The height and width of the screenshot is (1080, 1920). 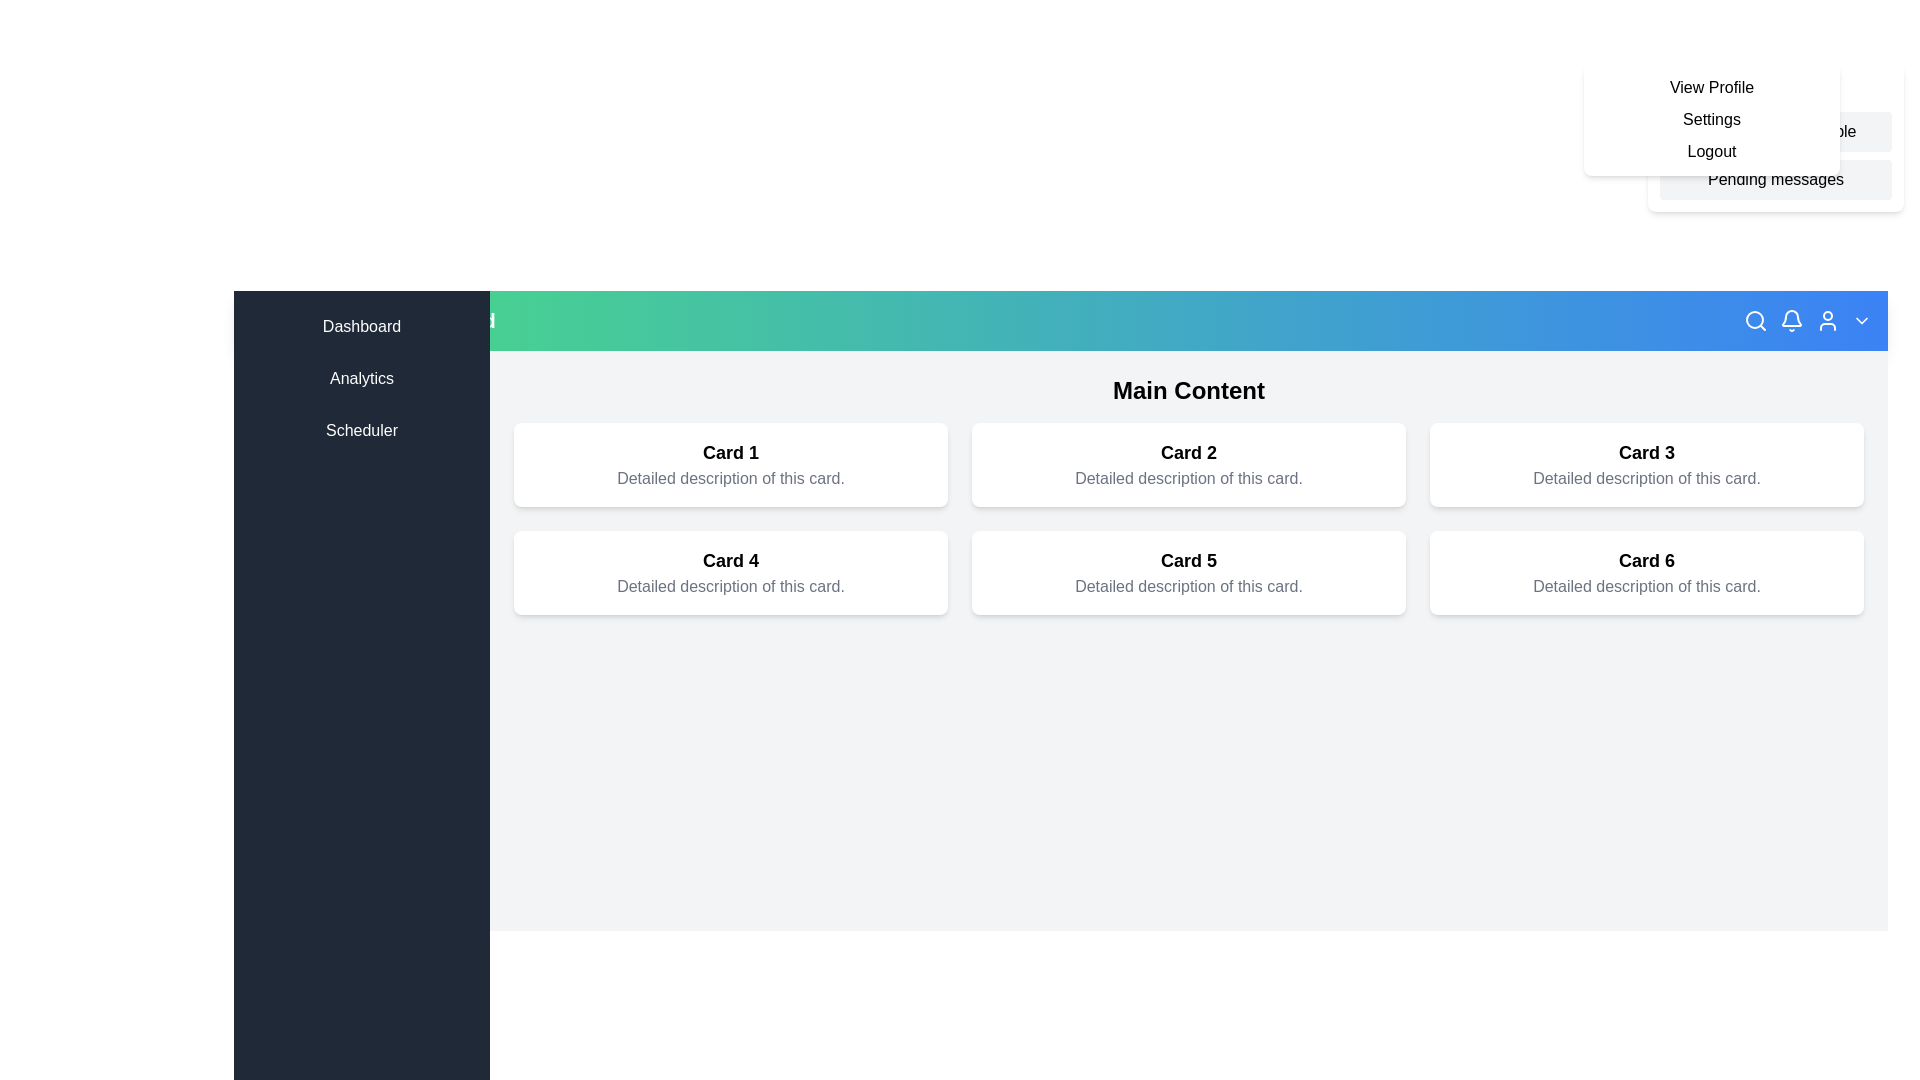 What do you see at coordinates (392, 319) in the screenshot?
I see `the 'Enhanced Dashboard' title element located in the top navigation bar of the application interface` at bounding box center [392, 319].